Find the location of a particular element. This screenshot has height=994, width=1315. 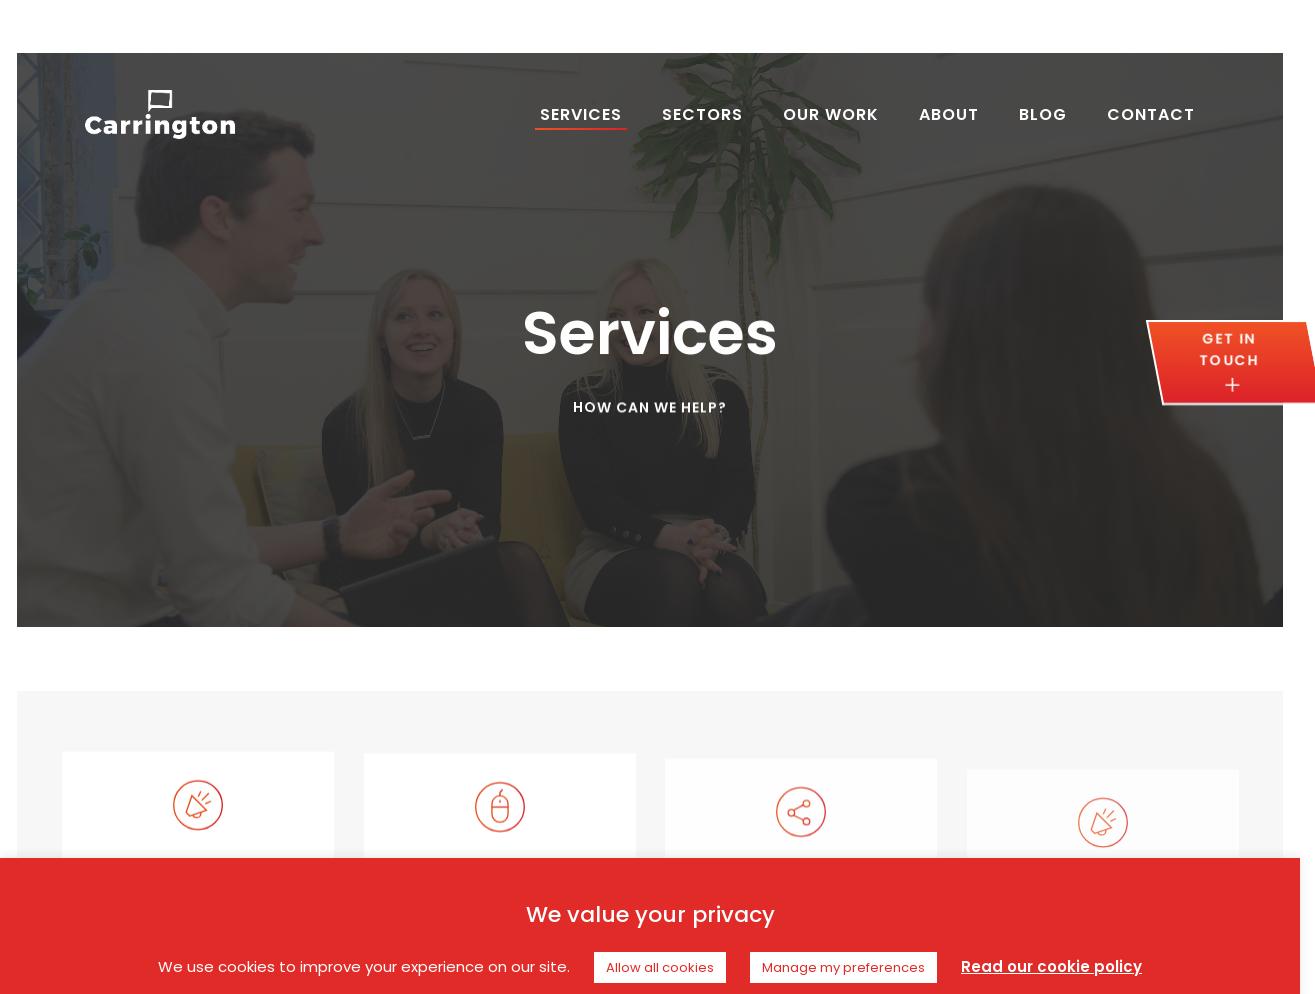

'SEO' is located at coordinates (499, 881).